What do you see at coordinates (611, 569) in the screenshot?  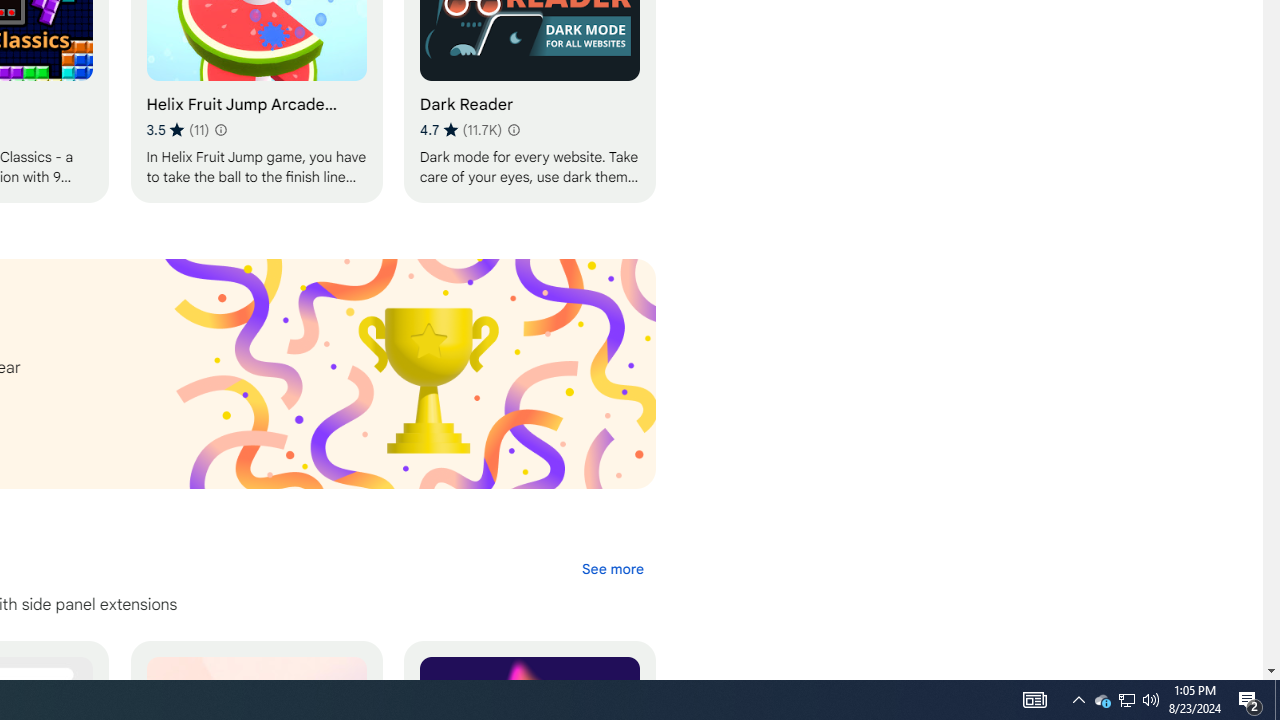 I see `'See more of the "Extend your browser" collection'` at bounding box center [611, 569].